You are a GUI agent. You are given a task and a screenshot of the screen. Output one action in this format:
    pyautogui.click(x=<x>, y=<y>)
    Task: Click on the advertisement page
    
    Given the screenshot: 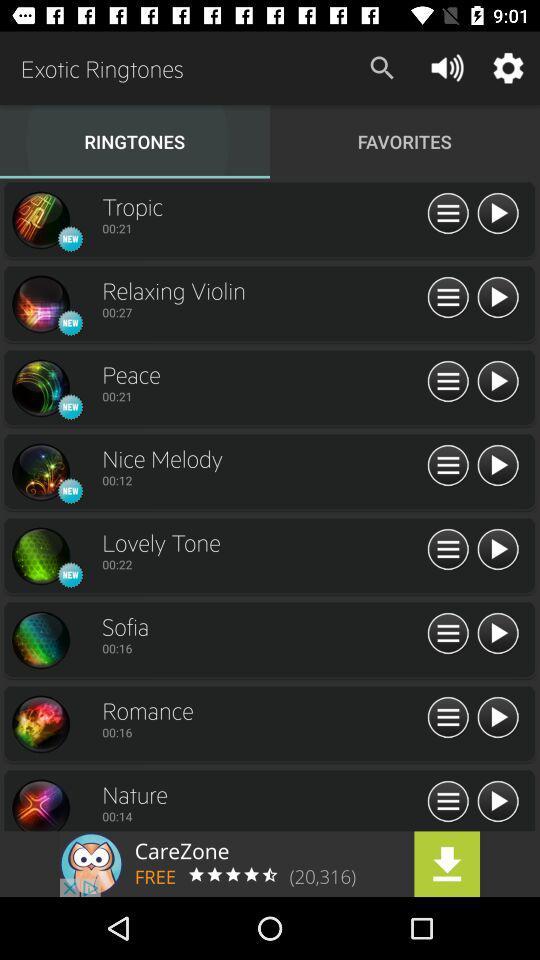 What is the action you would take?
    pyautogui.click(x=270, y=863)
    